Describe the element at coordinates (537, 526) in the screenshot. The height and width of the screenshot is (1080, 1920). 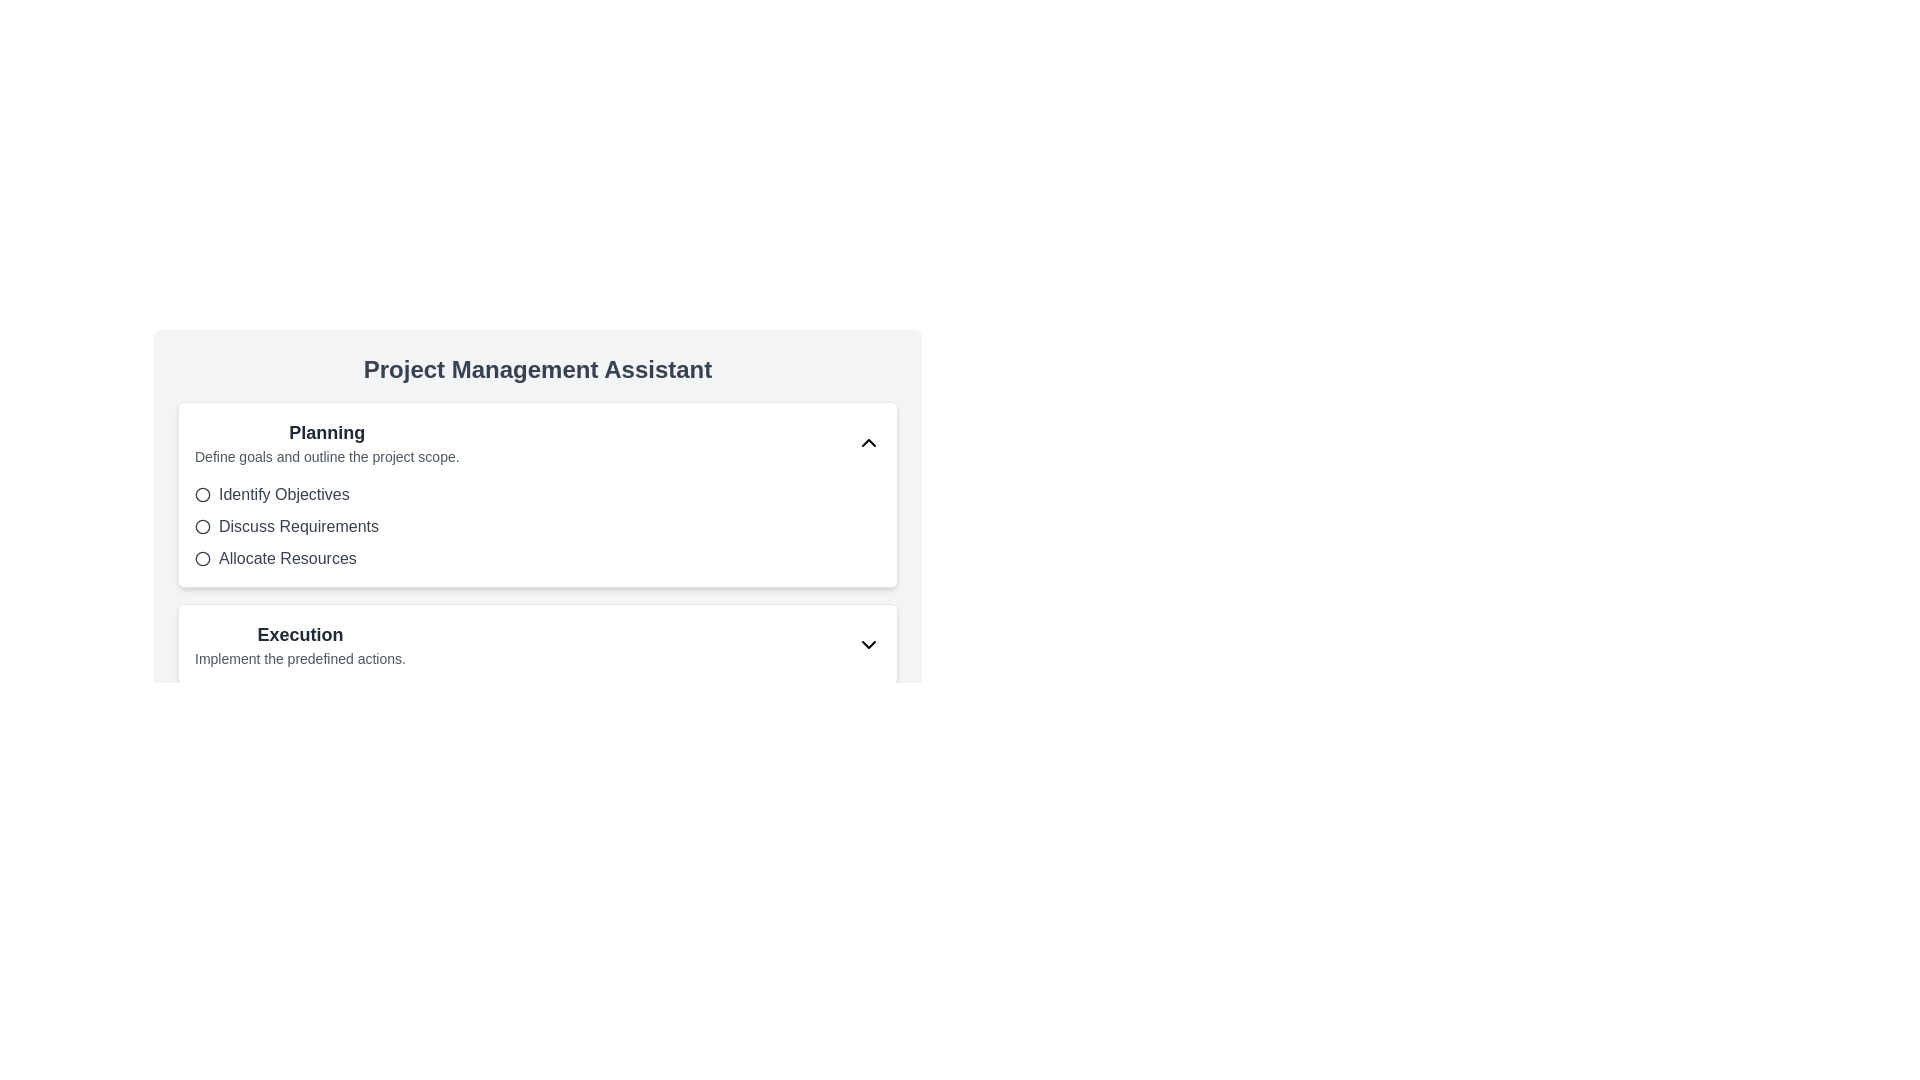
I see `the 'Discuss Requirements' radio button in the 'Planning' section` at that location.